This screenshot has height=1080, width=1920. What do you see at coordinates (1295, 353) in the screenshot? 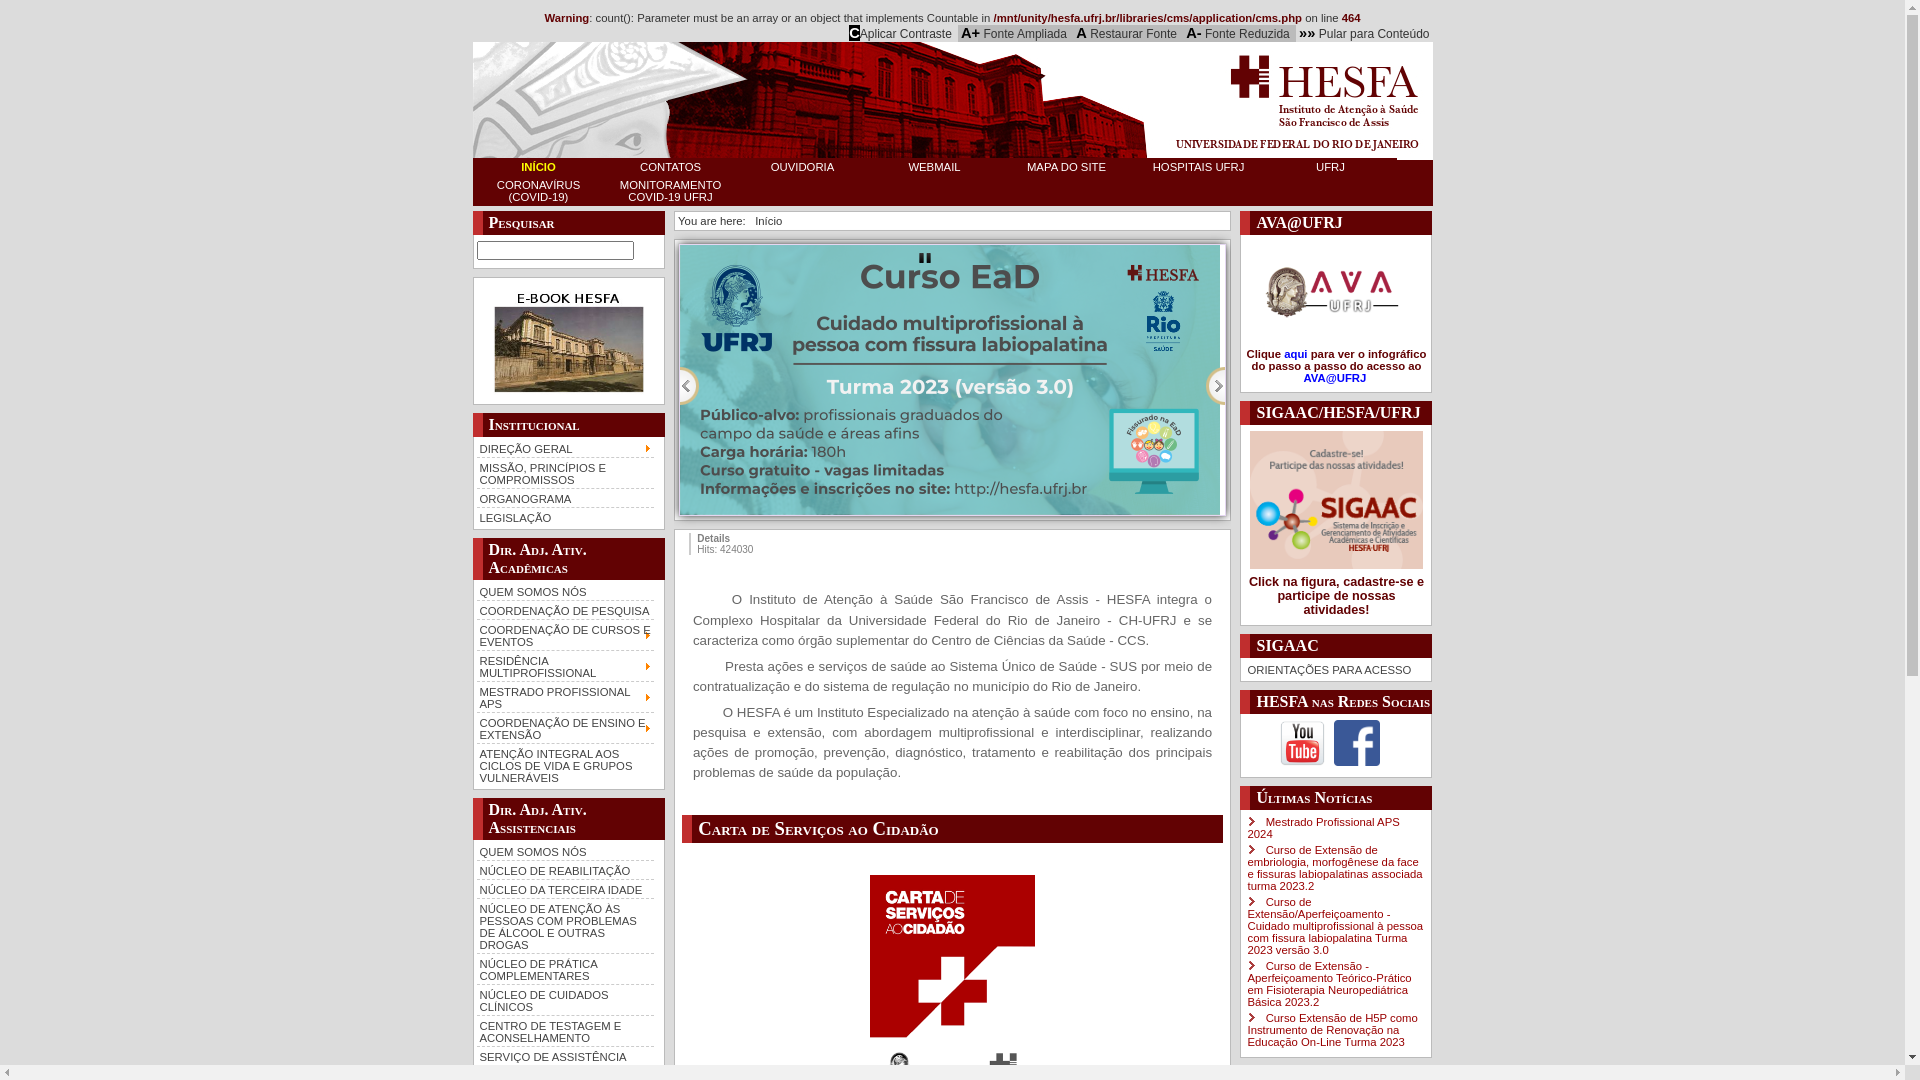
I see `'aqui'` at bounding box center [1295, 353].